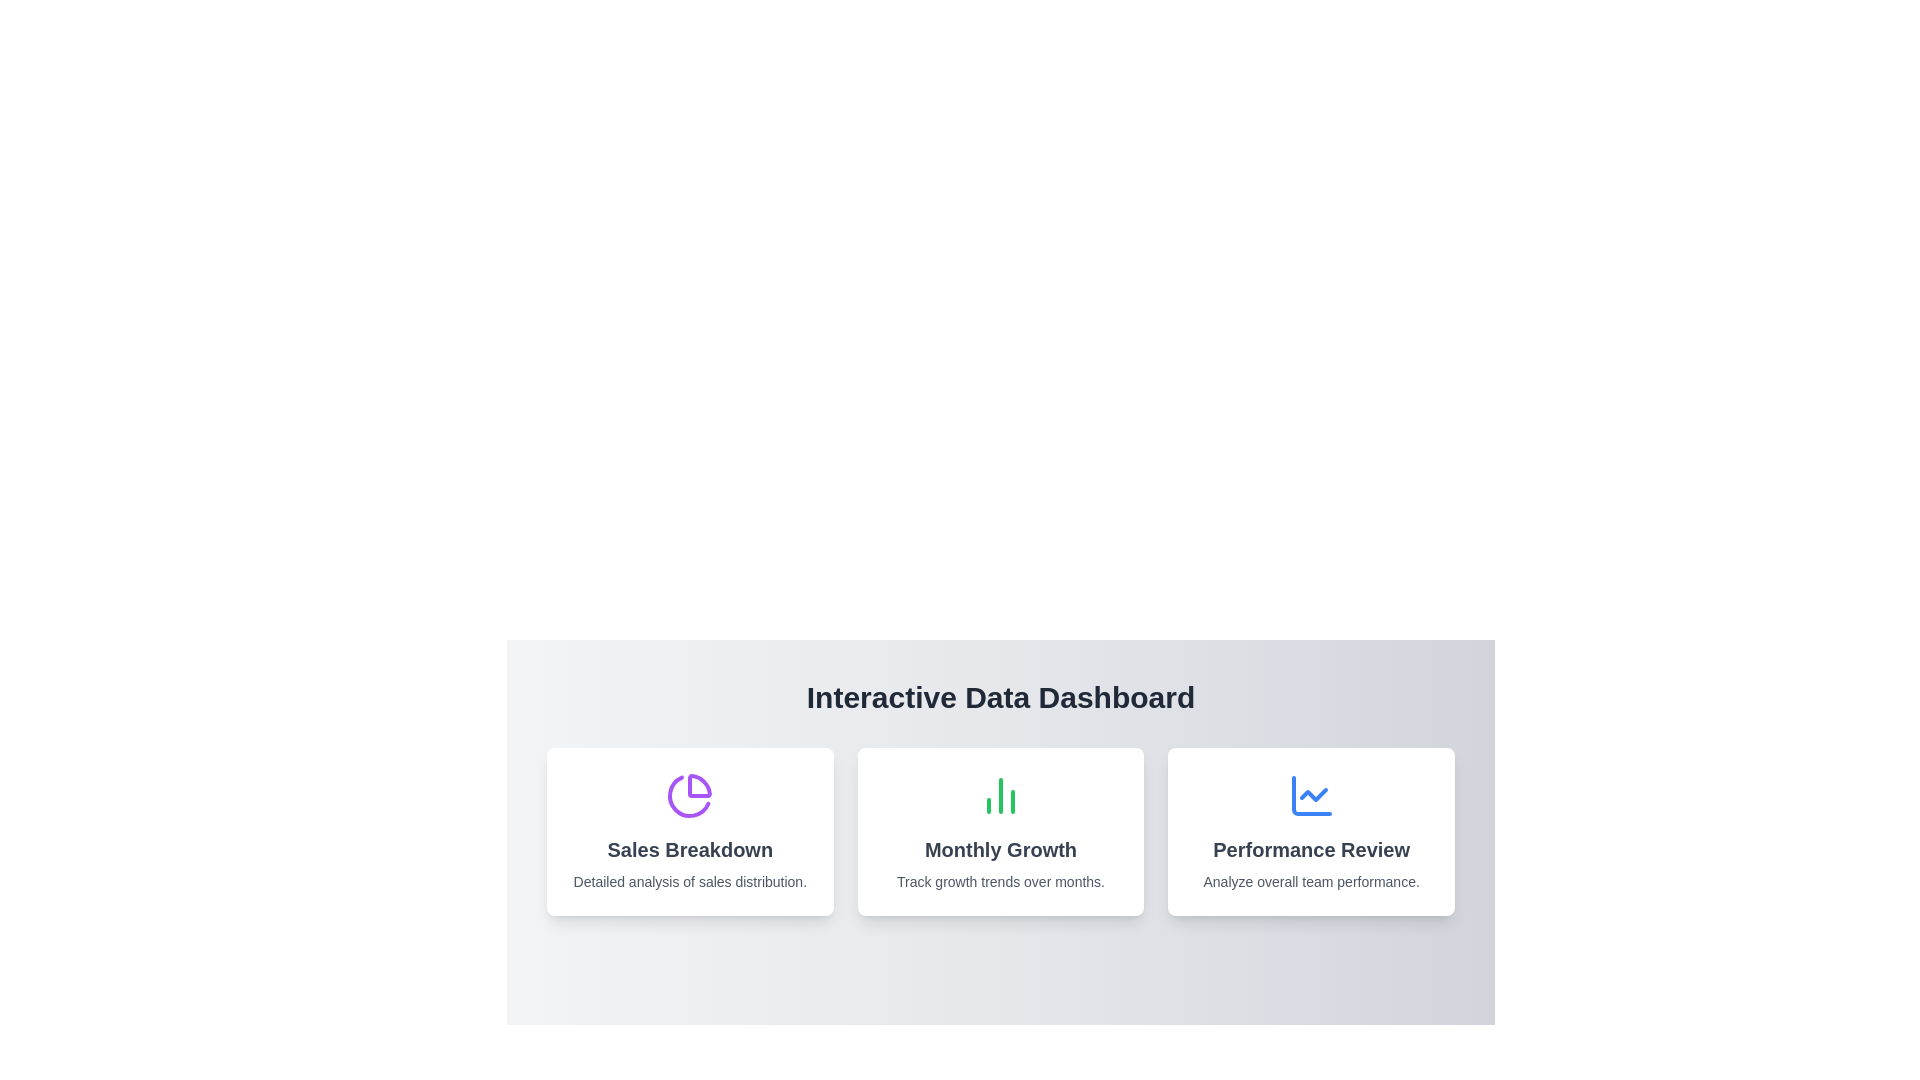 This screenshot has width=1920, height=1080. What do you see at coordinates (700, 785) in the screenshot?
I see `the pie chart segment icon located in the 'Sales Breakdown' card on the dashboard, which represents a portion of data in the pie chart` at bounding box center [700, 785].